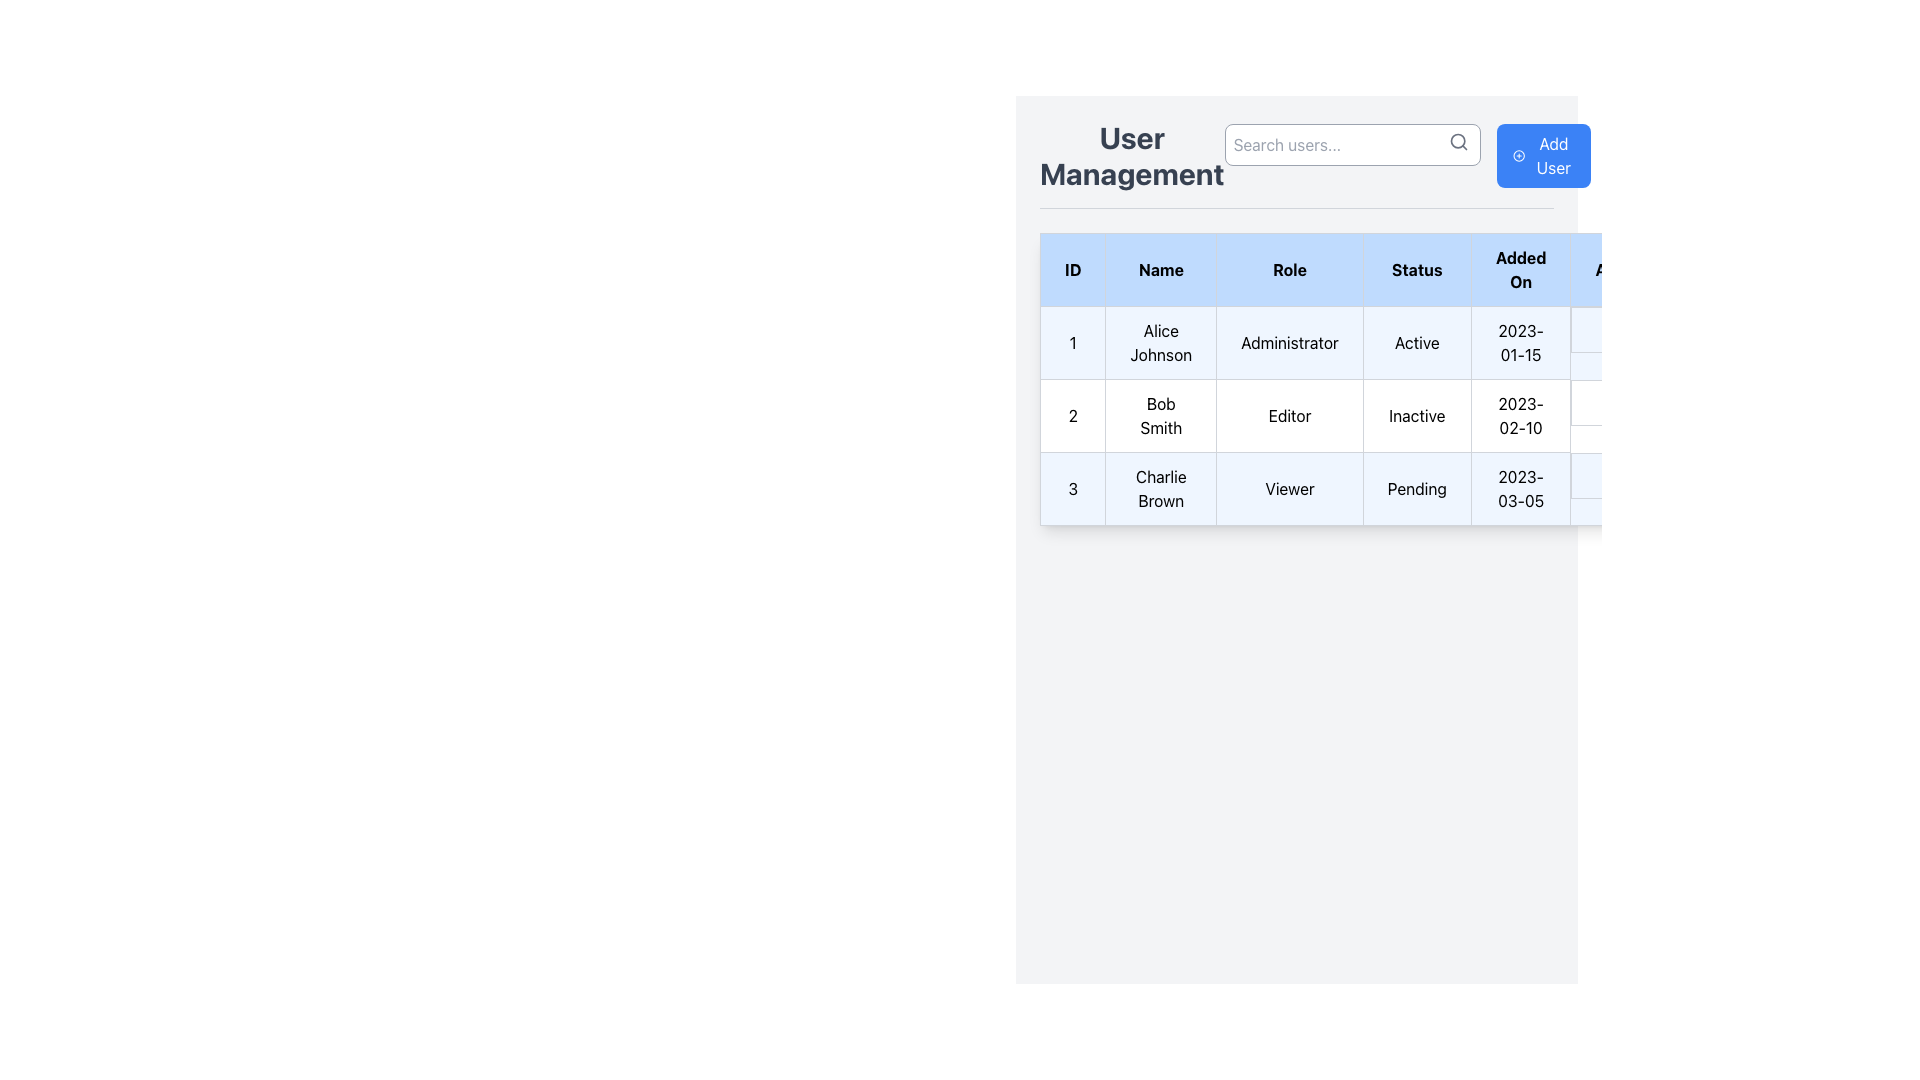  I want to click on the SVG Circle that represents the lens of the magnifying glass icon, located to the right of the search input field in the header, so click(1457, 140).